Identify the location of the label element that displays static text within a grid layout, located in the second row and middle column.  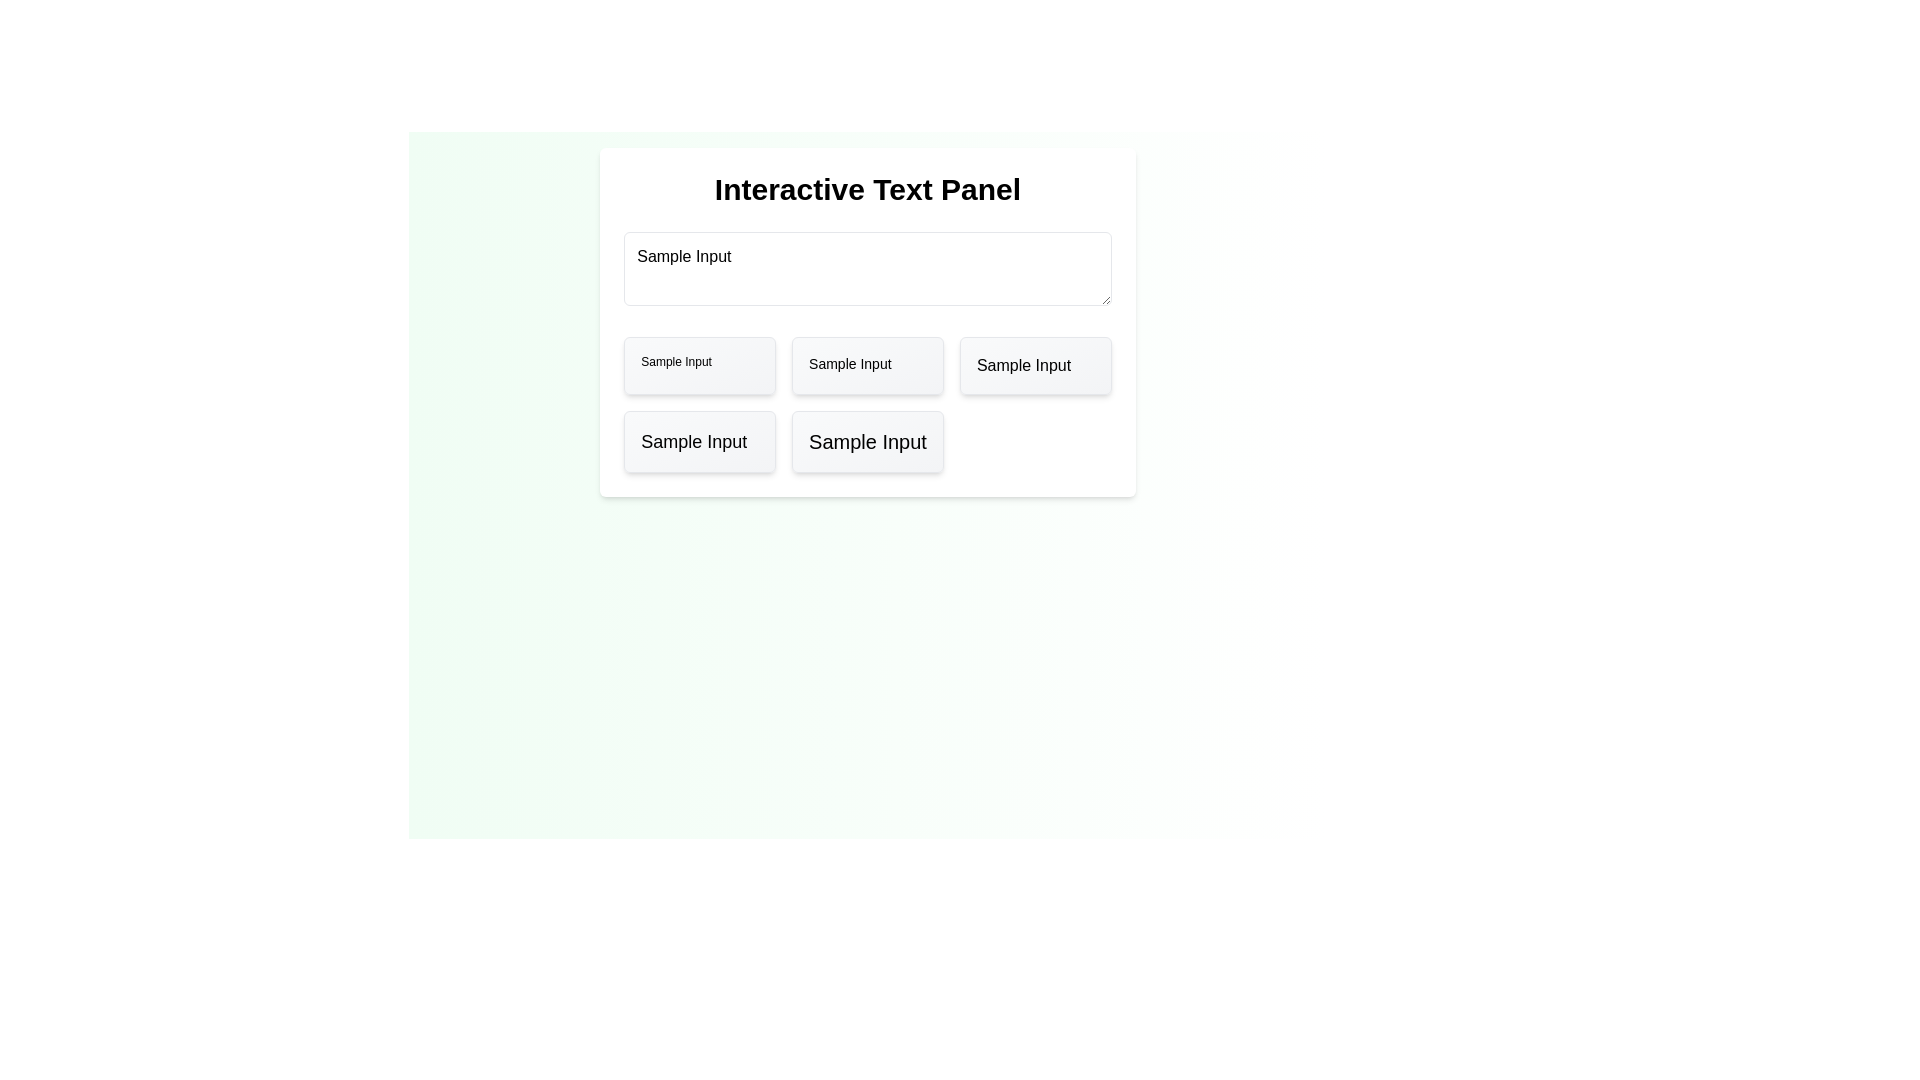
(850, 366).